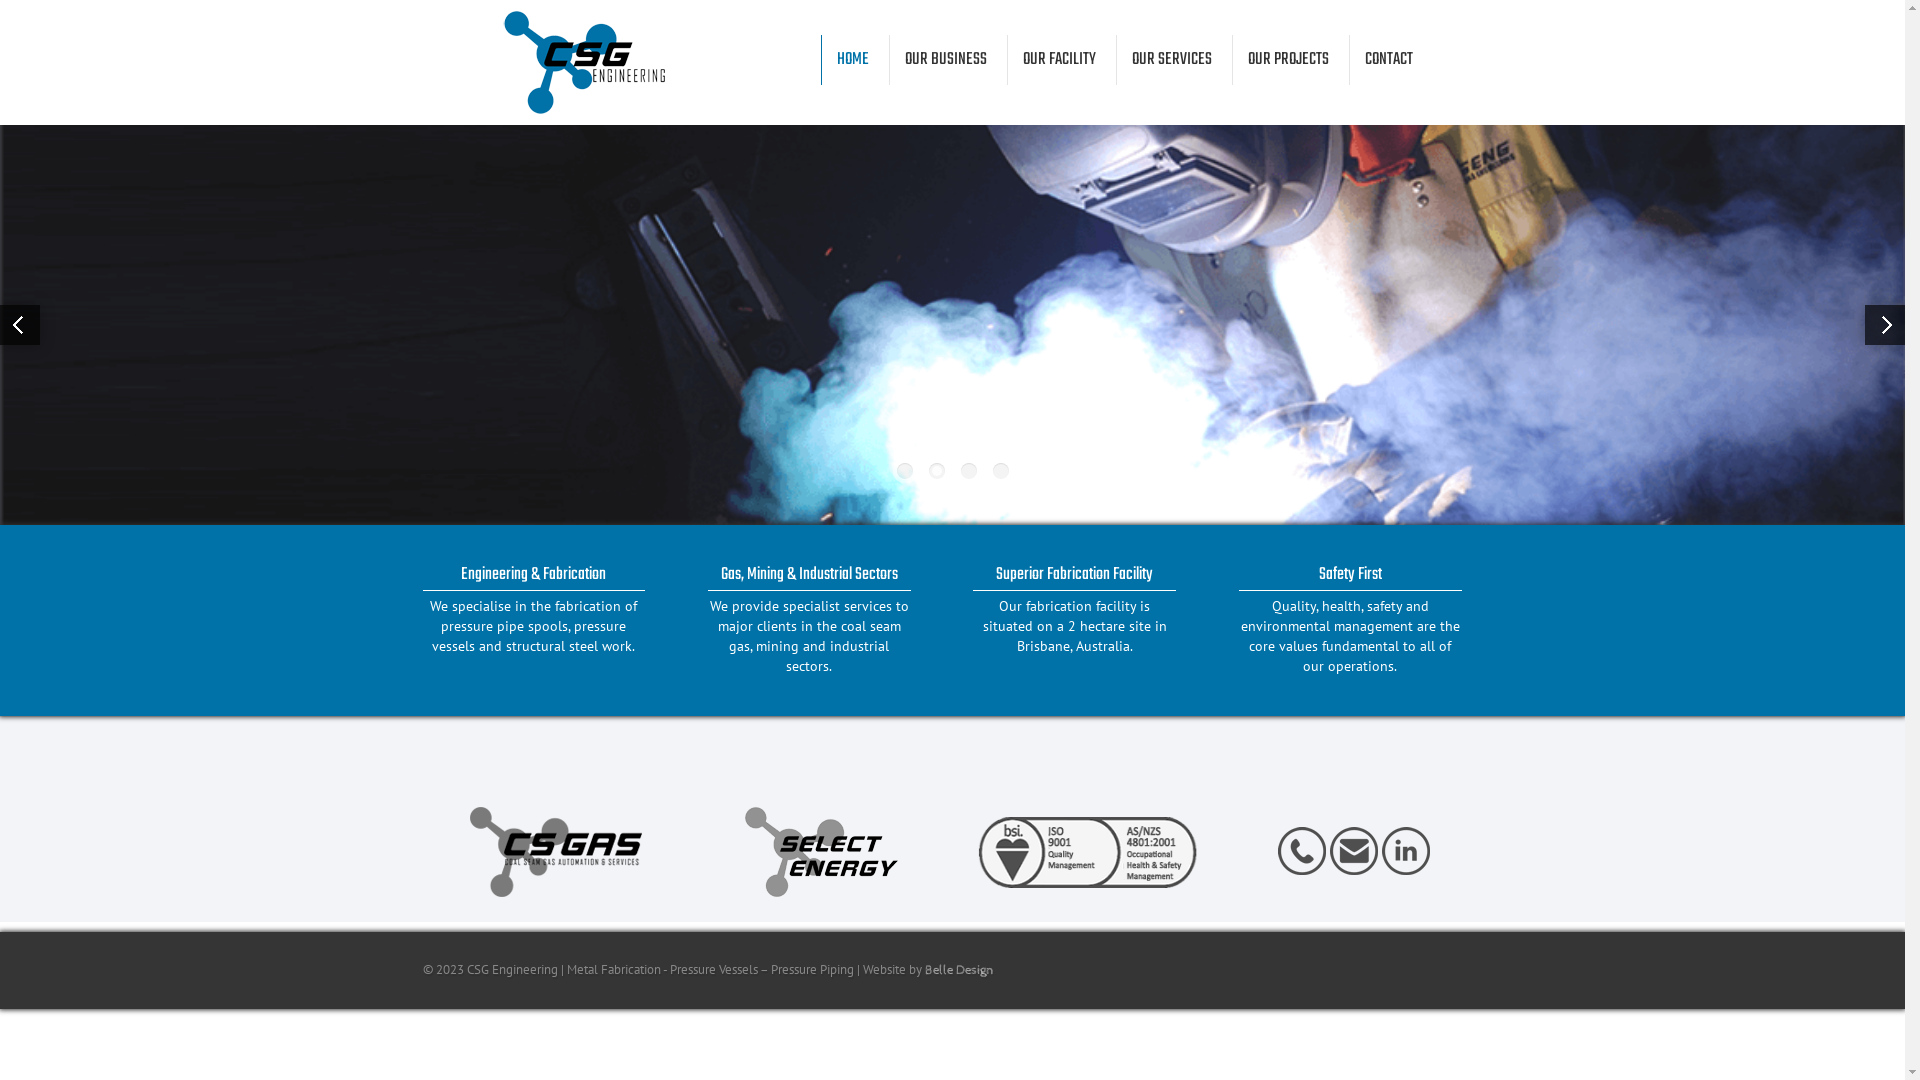  Describe the element at coordinates (902, 470) in the screenshot. I see `'1'` at that location.